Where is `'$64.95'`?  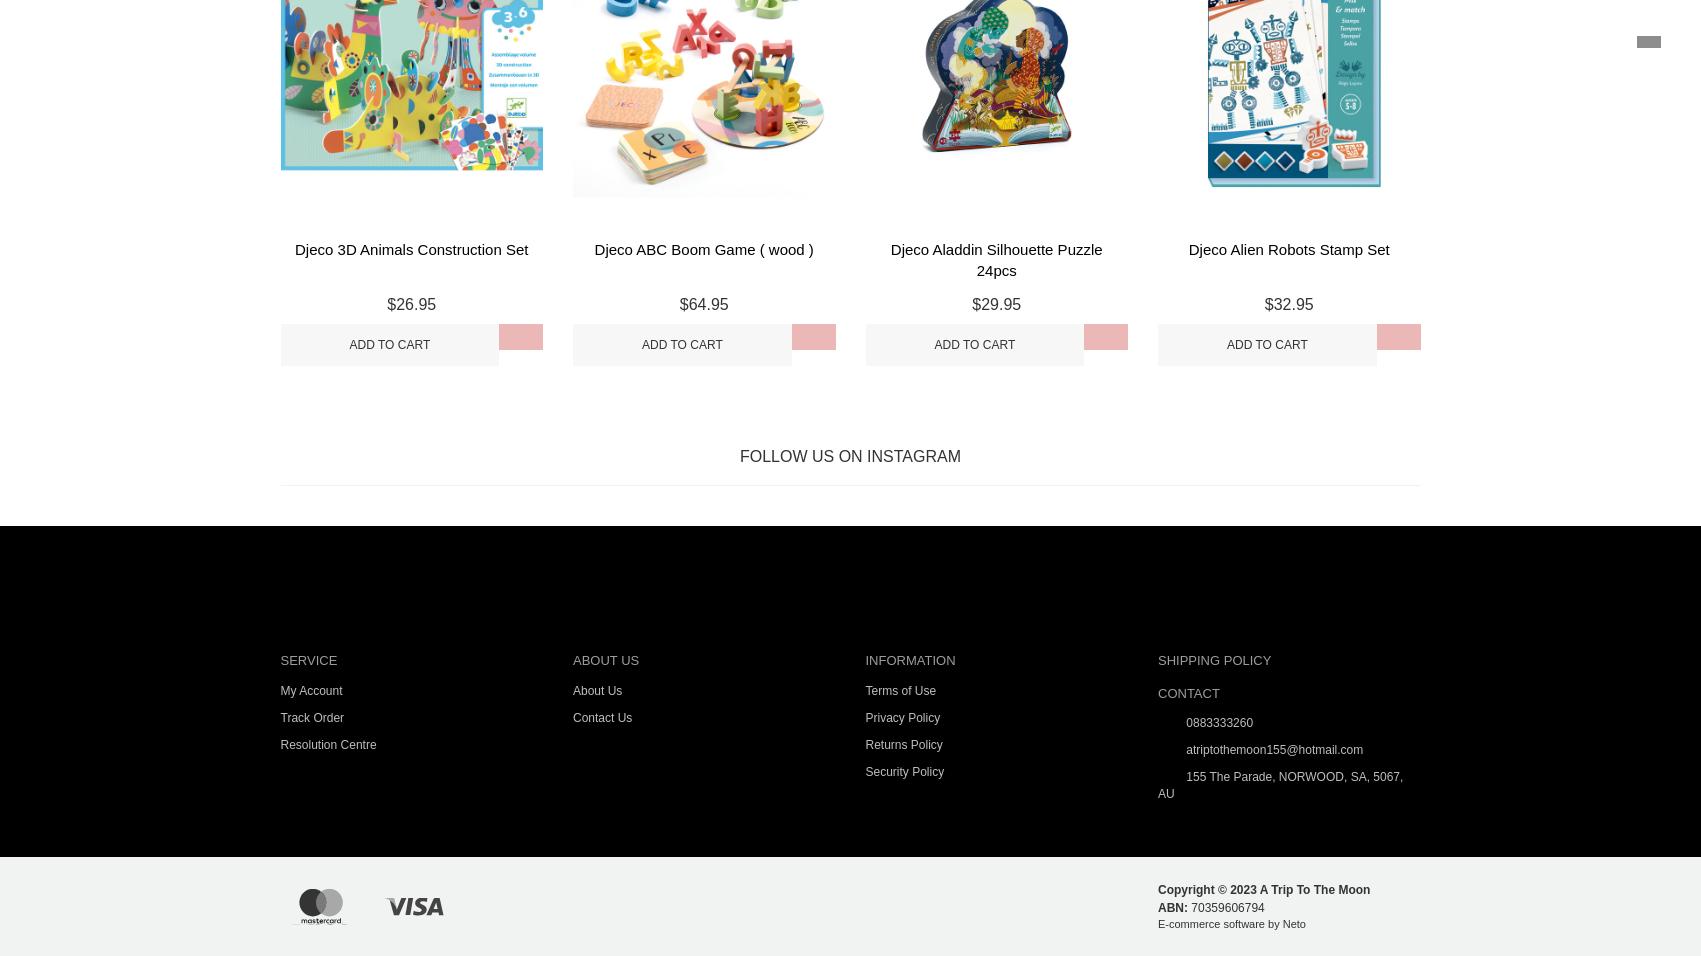 '$64.95' is located at coordinates (702, 303).